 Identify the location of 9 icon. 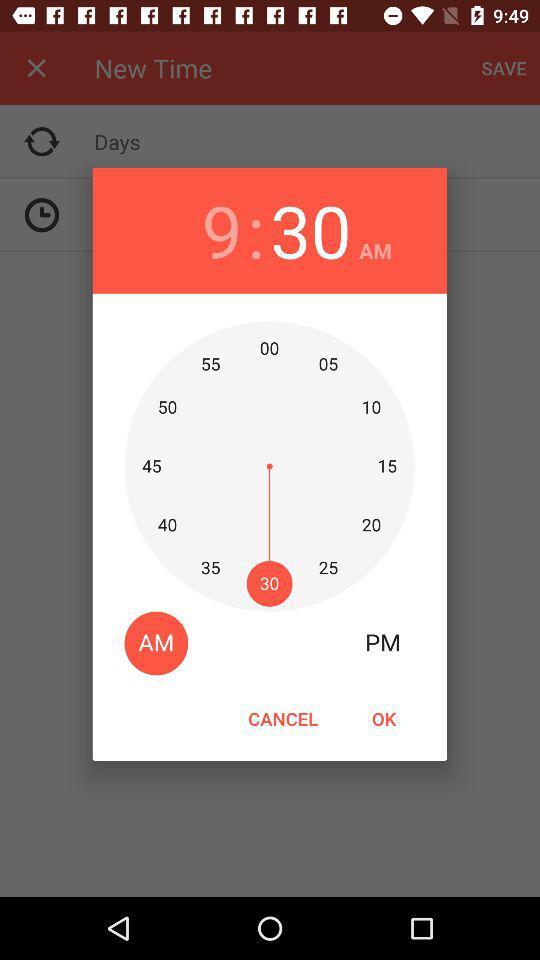
(220, 230).